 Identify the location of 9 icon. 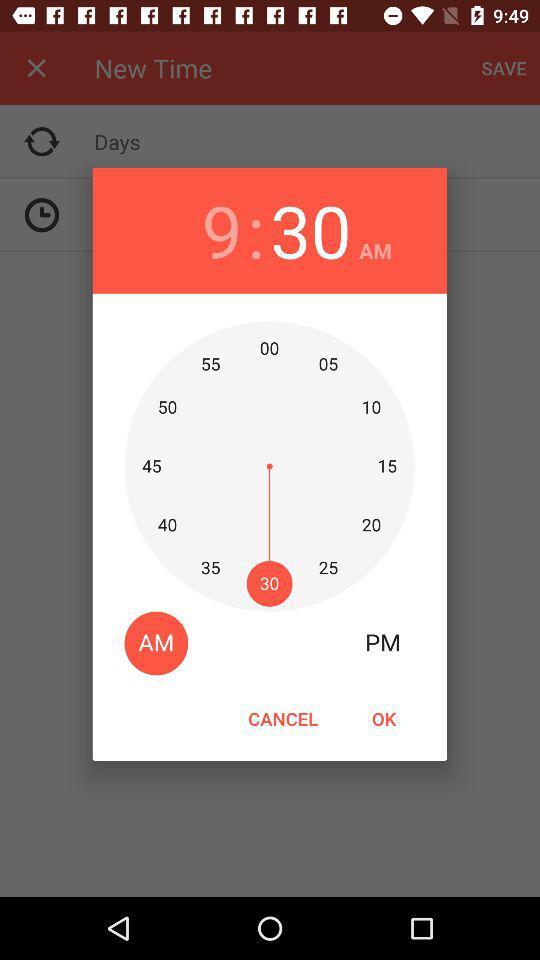
(220, 230).